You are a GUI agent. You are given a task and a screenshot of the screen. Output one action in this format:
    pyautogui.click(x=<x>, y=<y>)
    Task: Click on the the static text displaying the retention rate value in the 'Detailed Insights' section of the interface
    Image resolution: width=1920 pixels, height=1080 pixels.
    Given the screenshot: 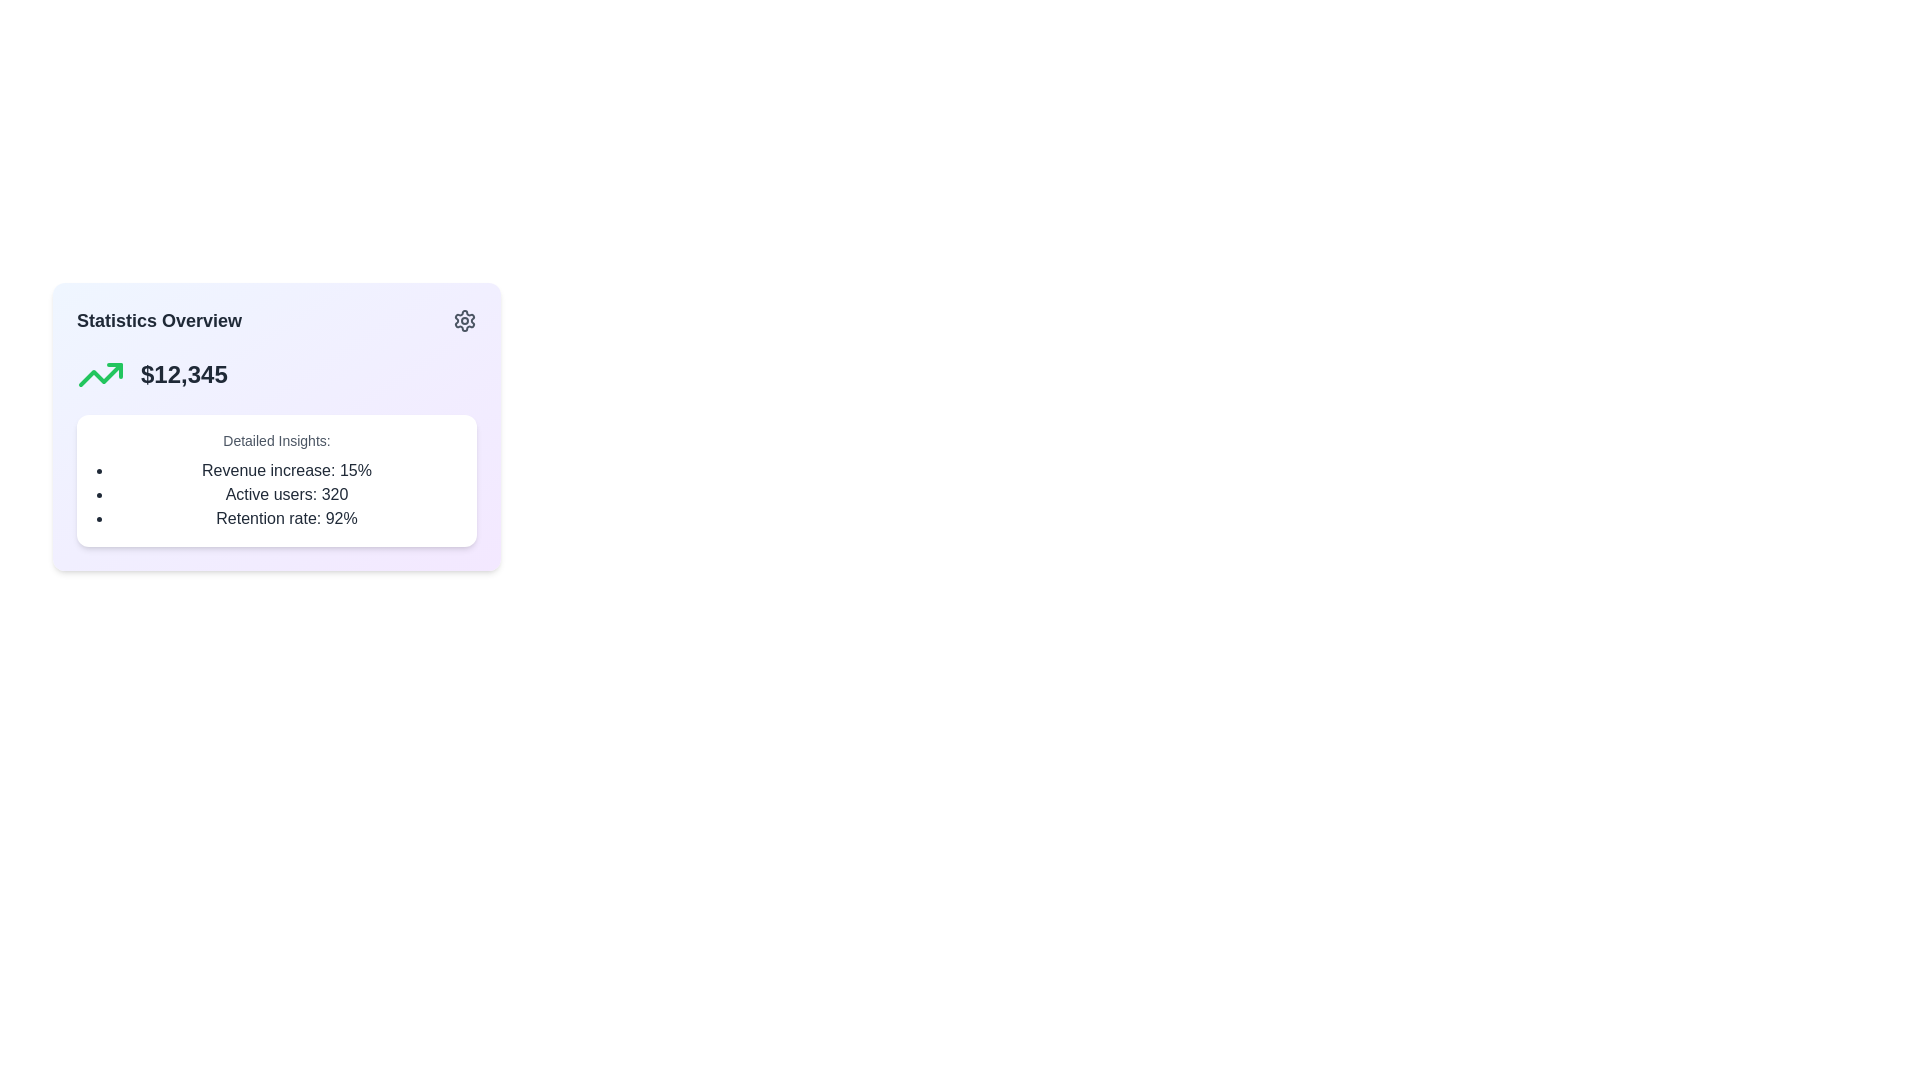 What is the action you would take?
    pyautogui.click(x=286, y=518)
    